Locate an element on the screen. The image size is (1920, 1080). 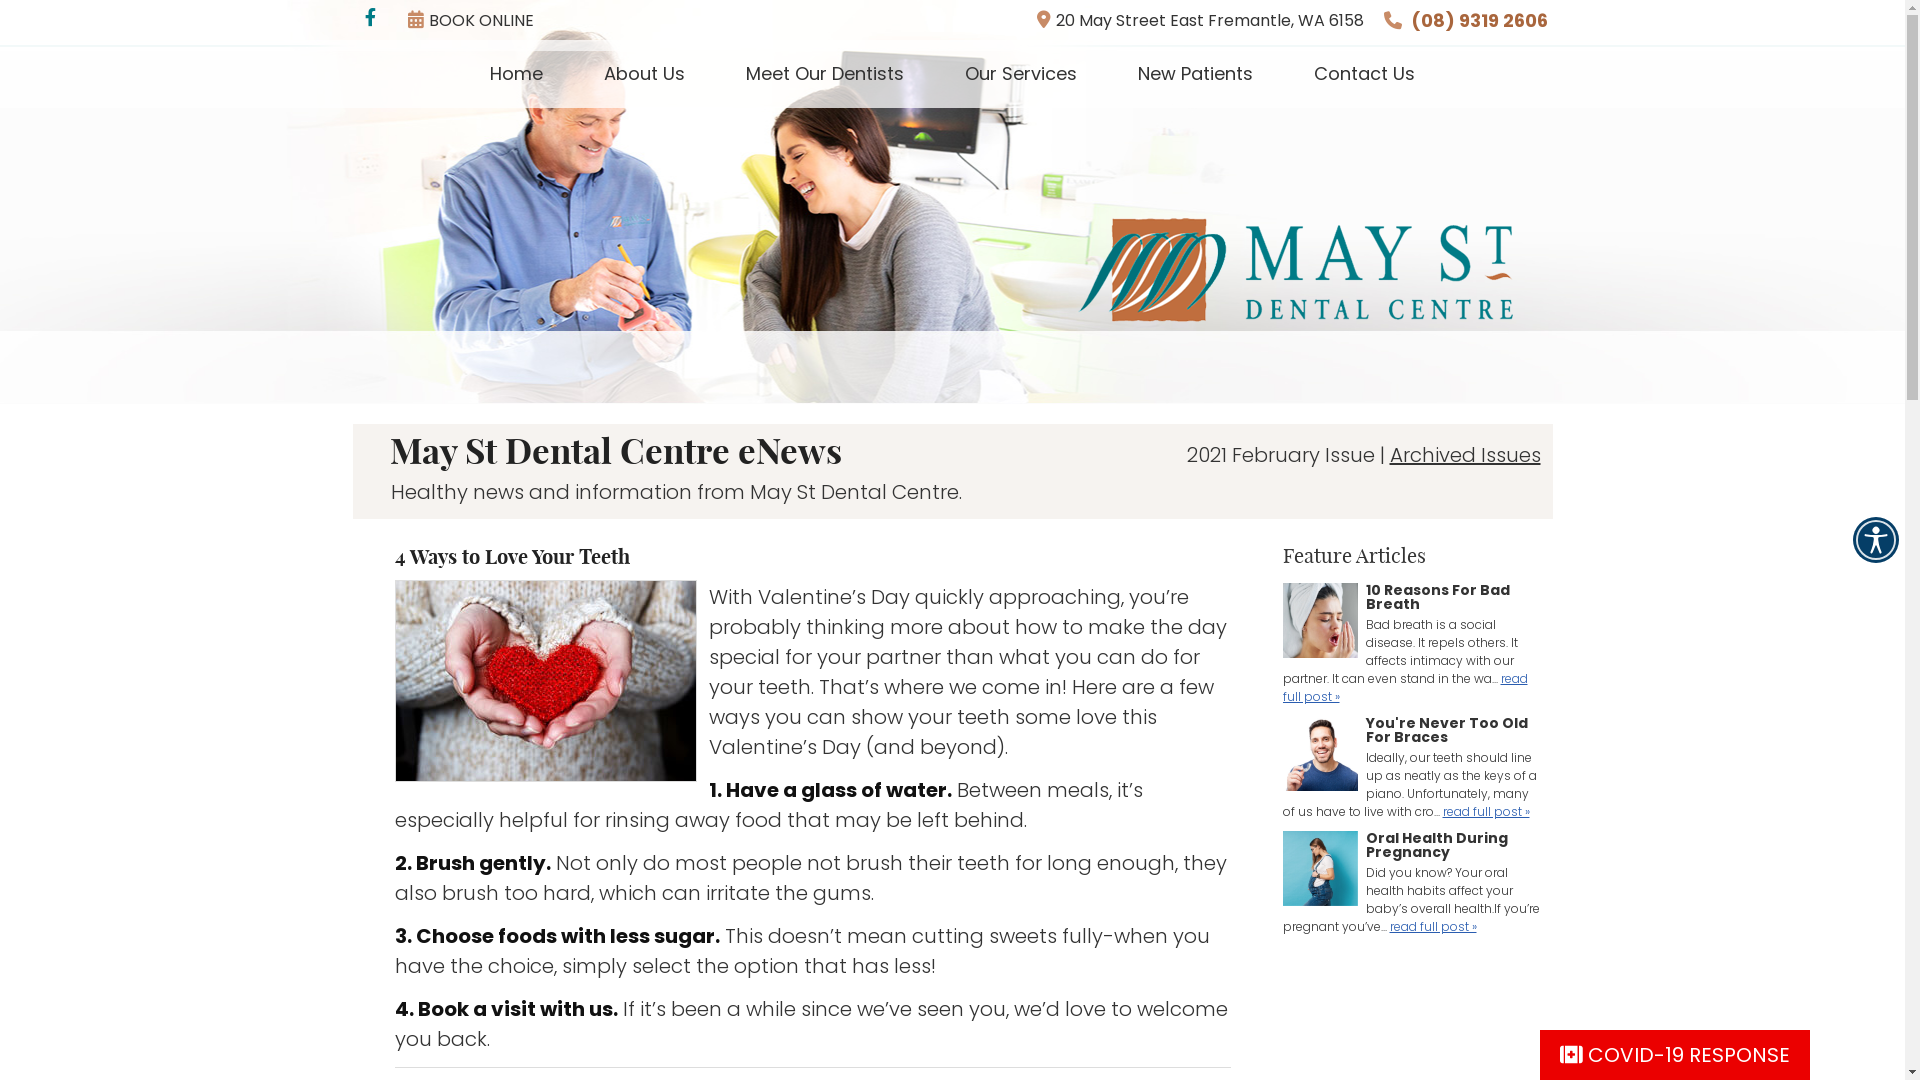
'Meet Our Dentists' is located at coordinates (825, 72).